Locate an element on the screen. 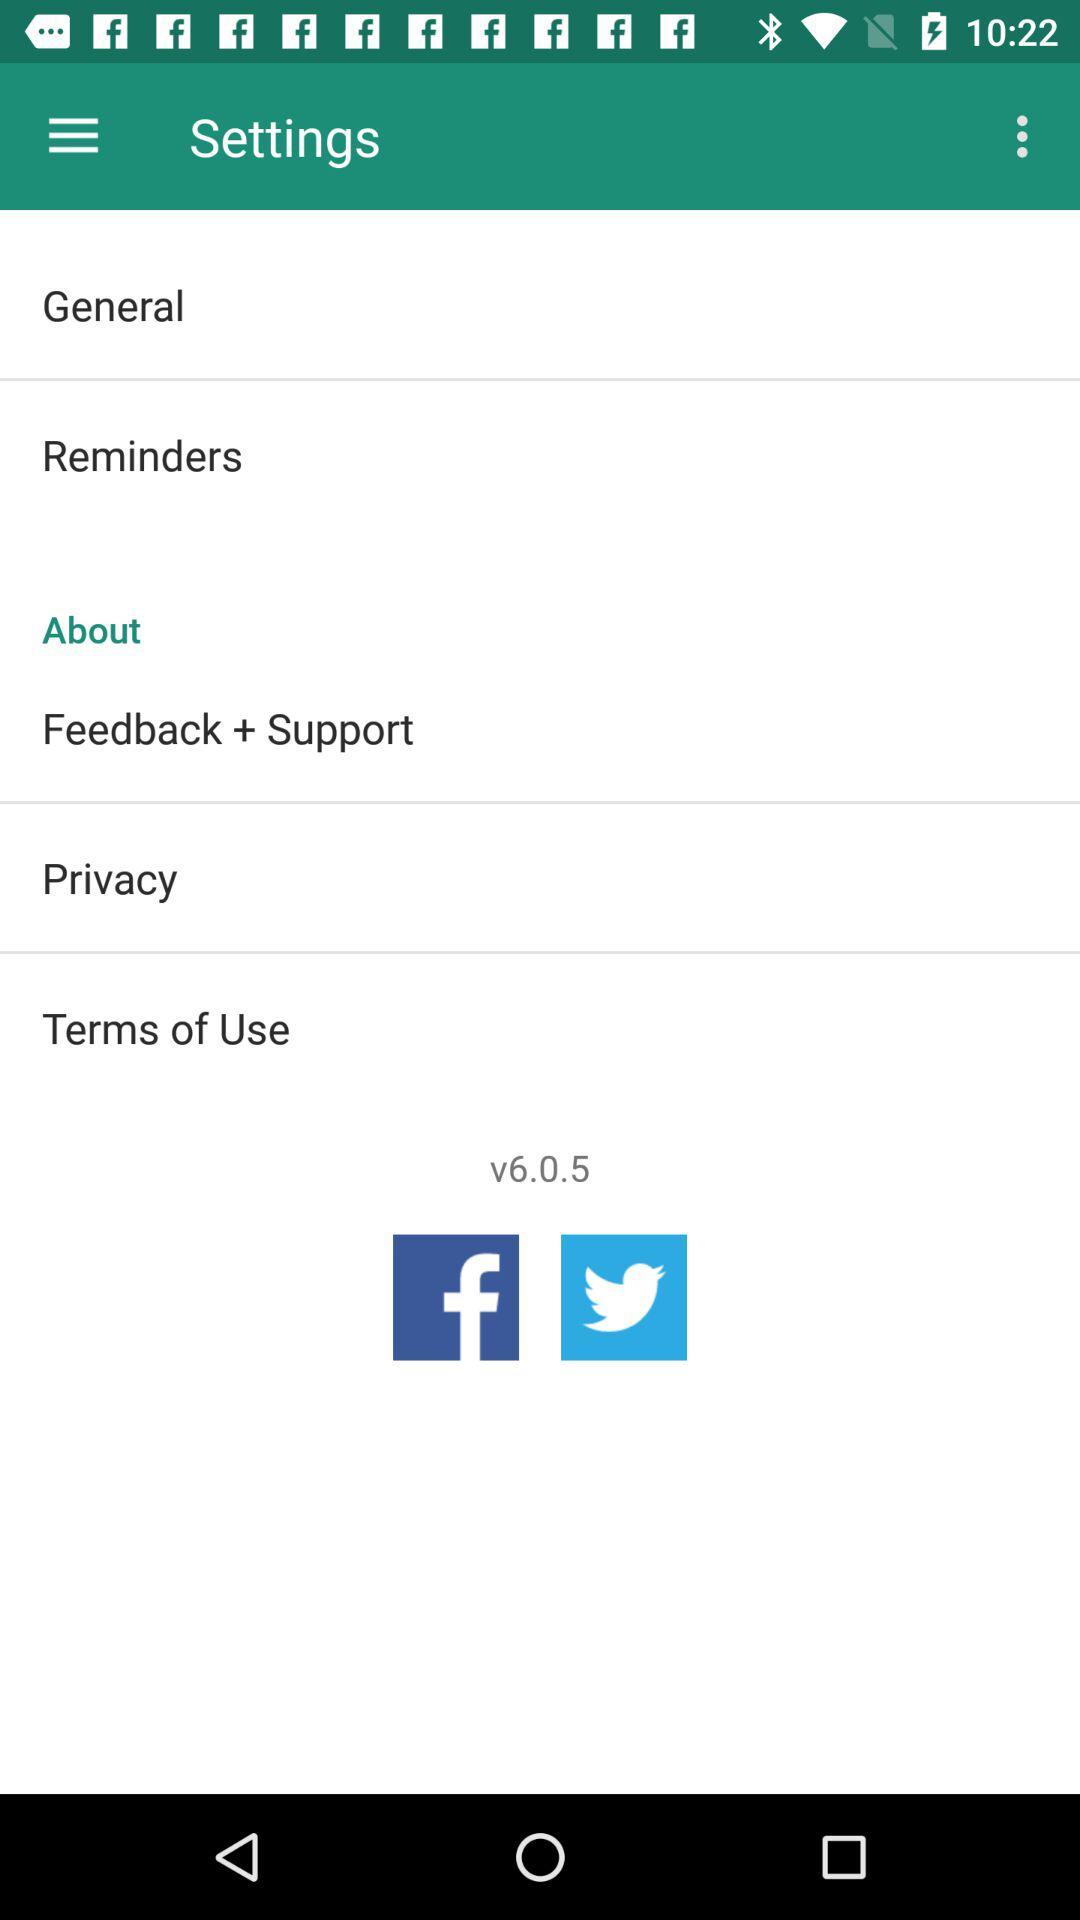  share on twitter is located at coordinates (623, 1297).